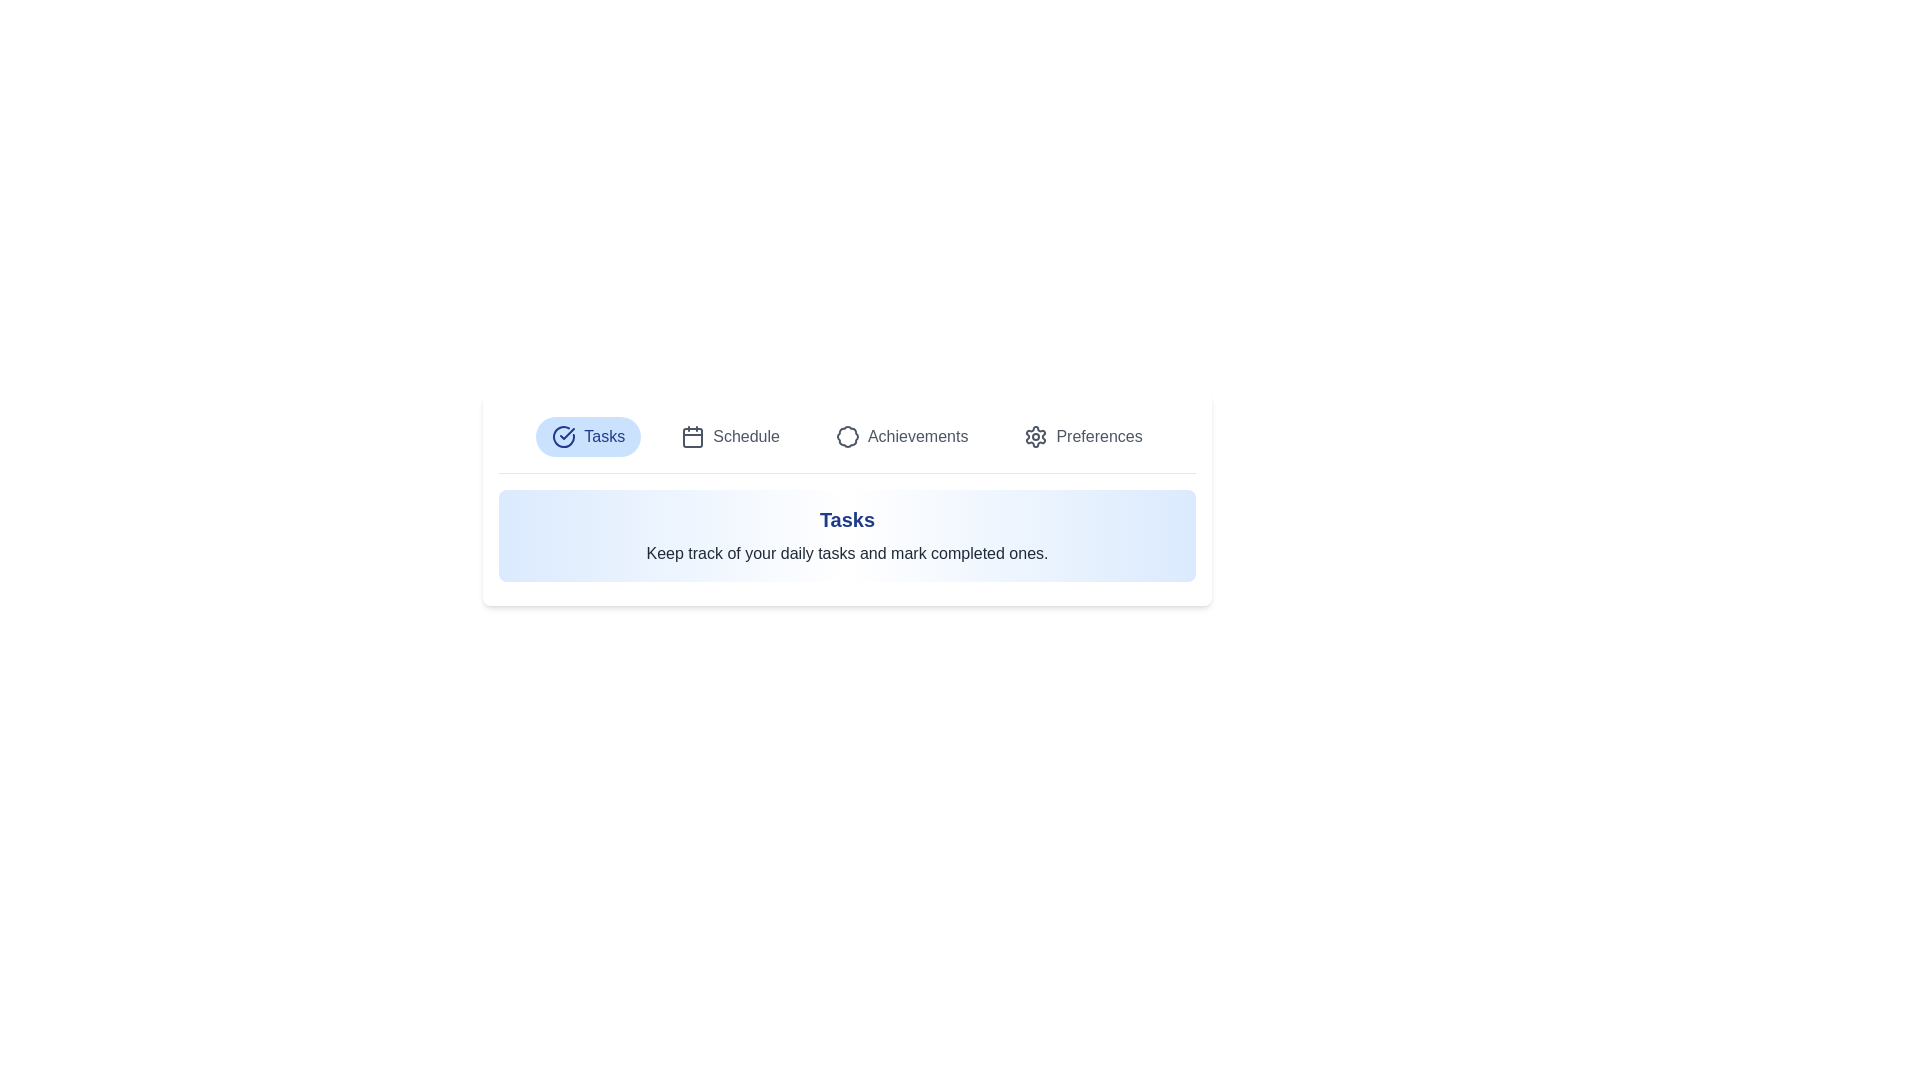 The width and height of the screenshot is (1920, 1080). What do you see at coordinates (1082, 435) in the screenshot?
I see `the 'Preferences' button, which is the last button in a row of horizontally-aligned buttons, featuring a cogwheel icon and gray text` at bounding box center [1082, 435].